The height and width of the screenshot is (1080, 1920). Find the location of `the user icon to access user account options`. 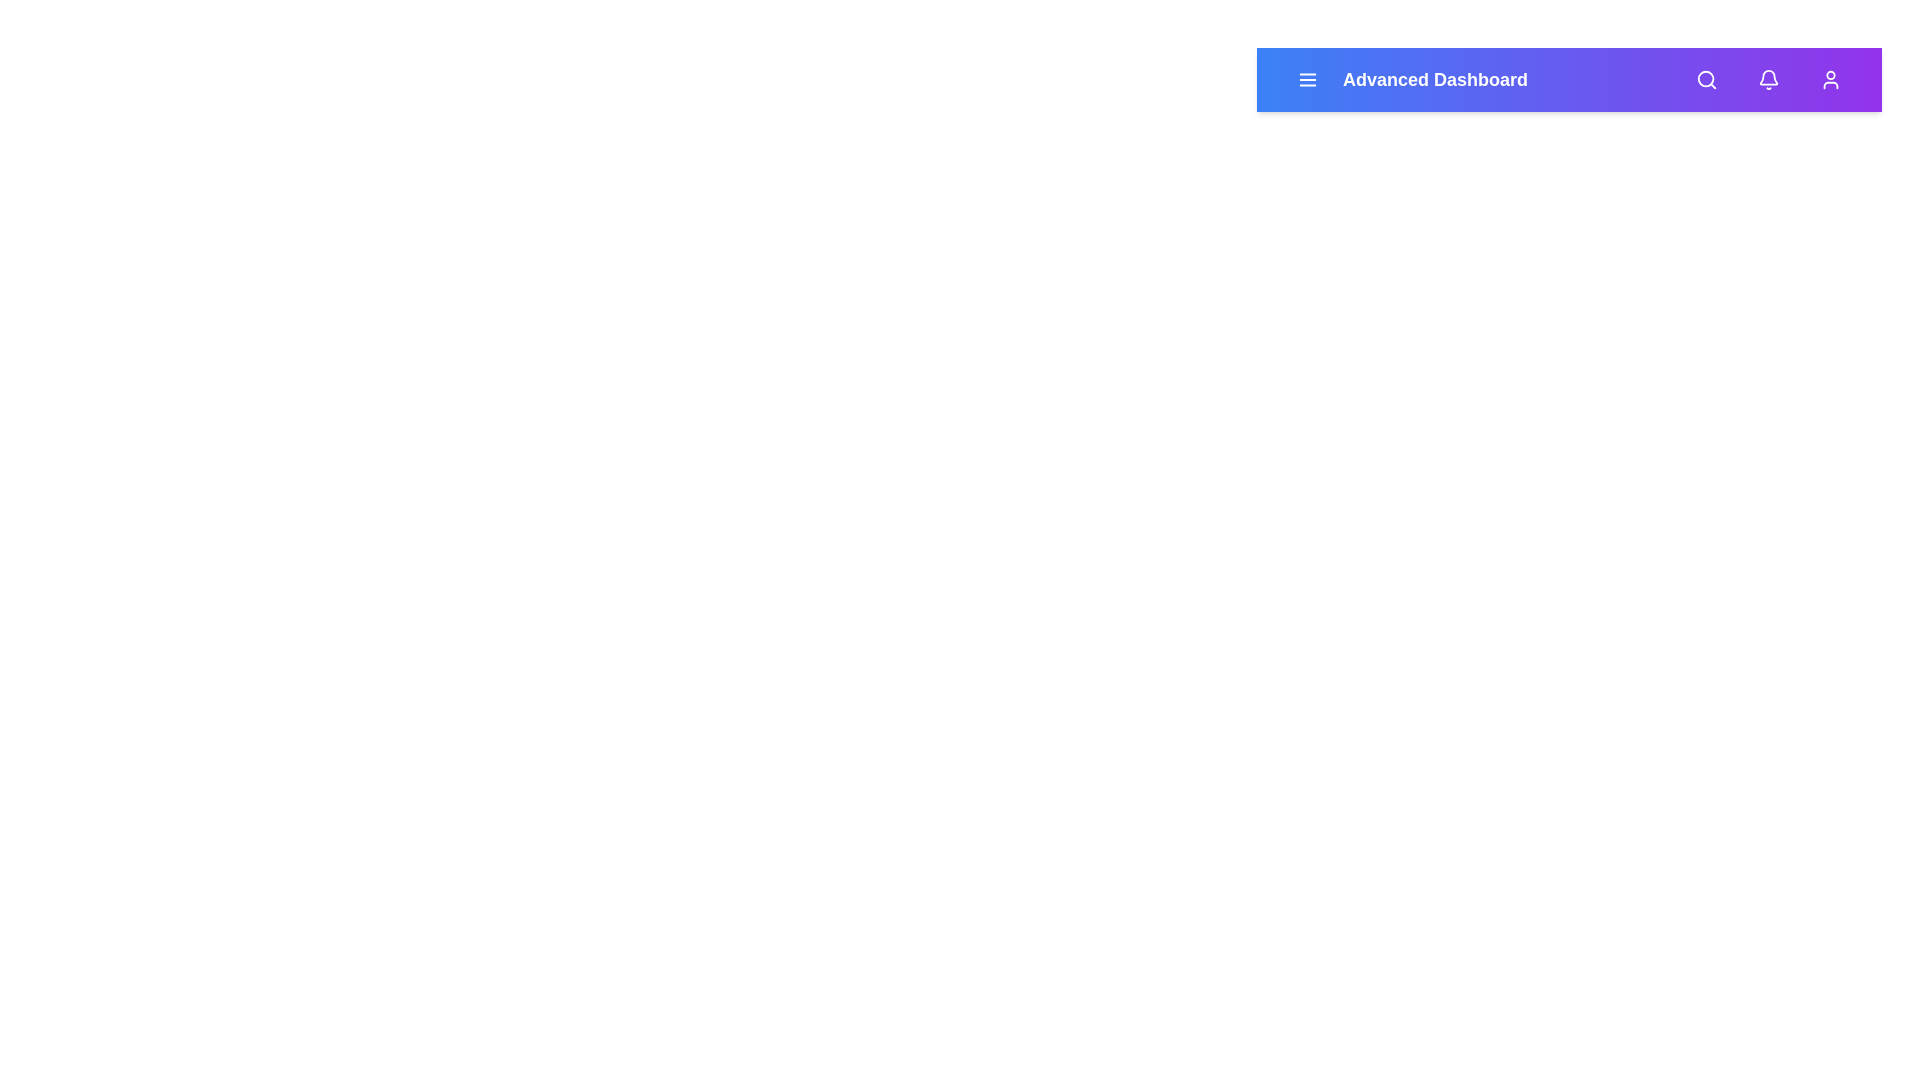

the user icon to access user account options is located at coordinates (1830, 79).